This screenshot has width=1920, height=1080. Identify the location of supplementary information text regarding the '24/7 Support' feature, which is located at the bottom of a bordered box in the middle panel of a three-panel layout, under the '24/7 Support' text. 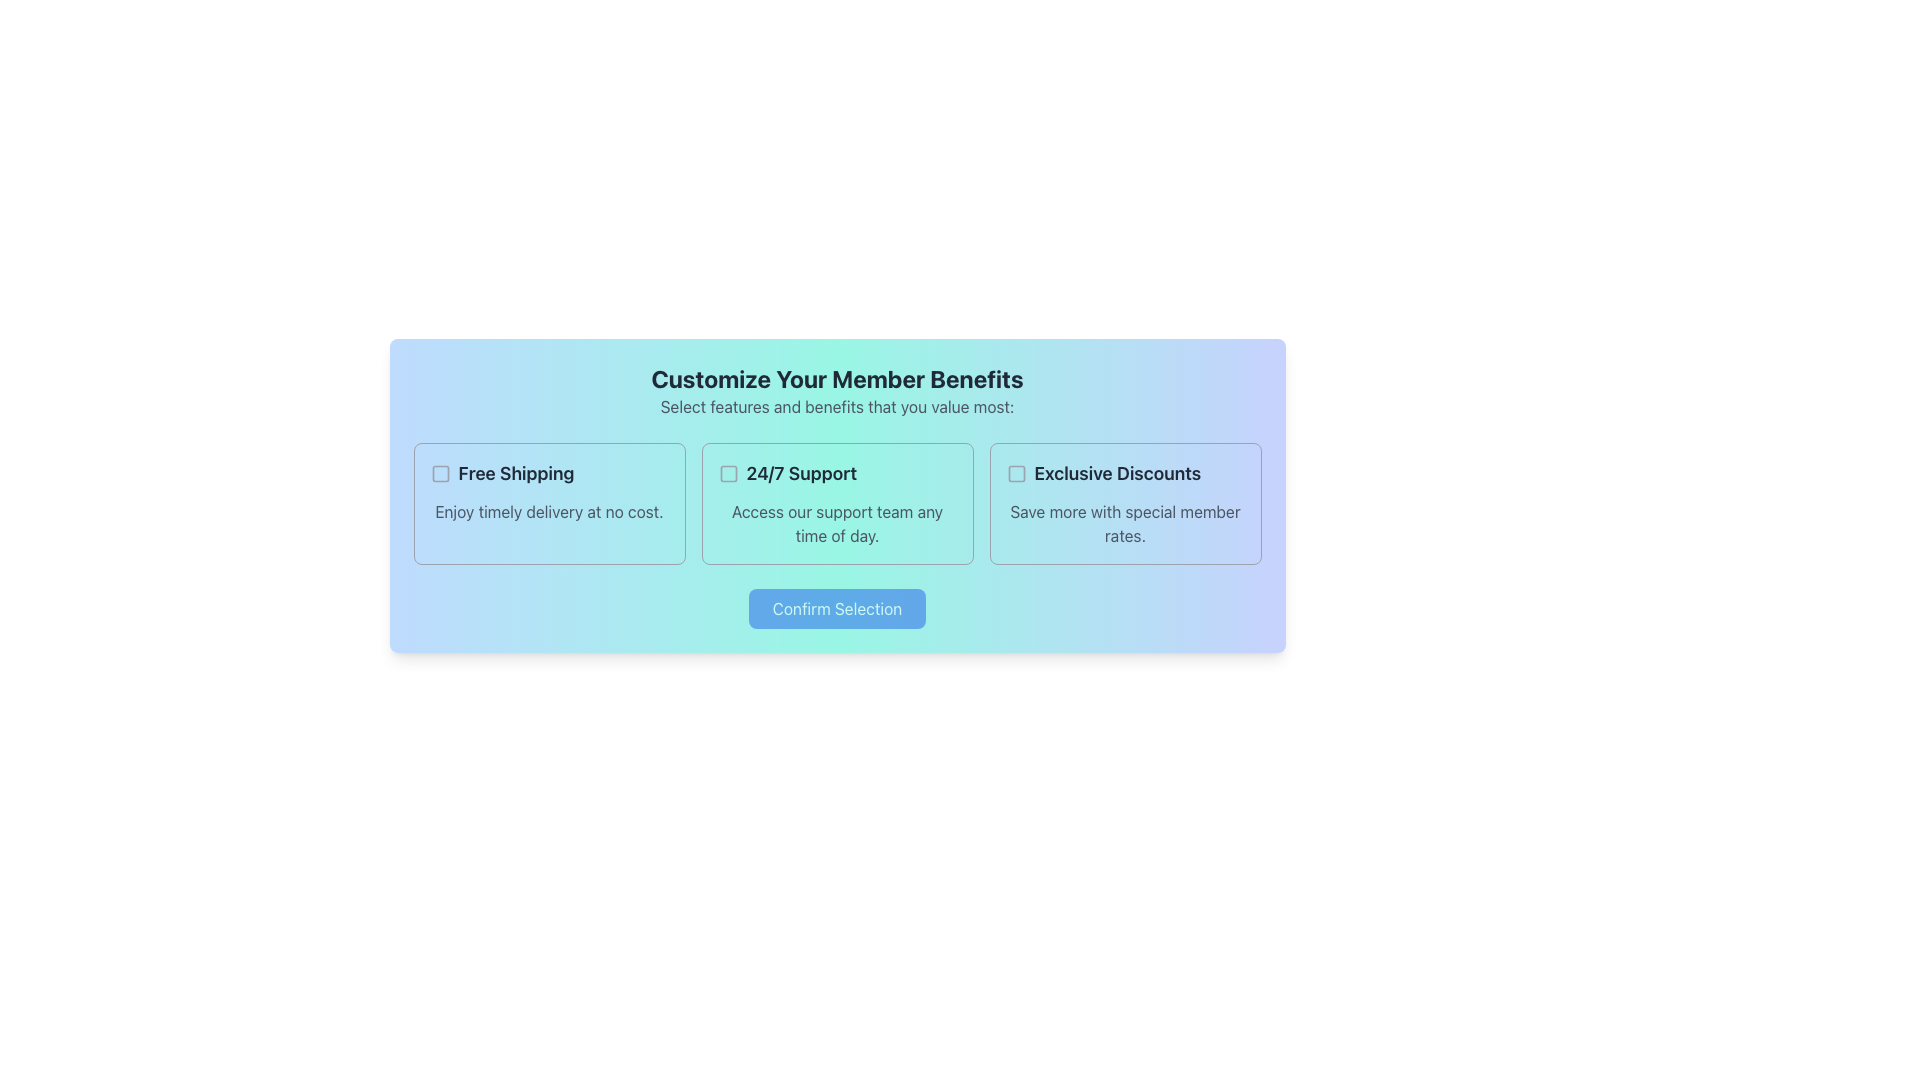
(837, 523).